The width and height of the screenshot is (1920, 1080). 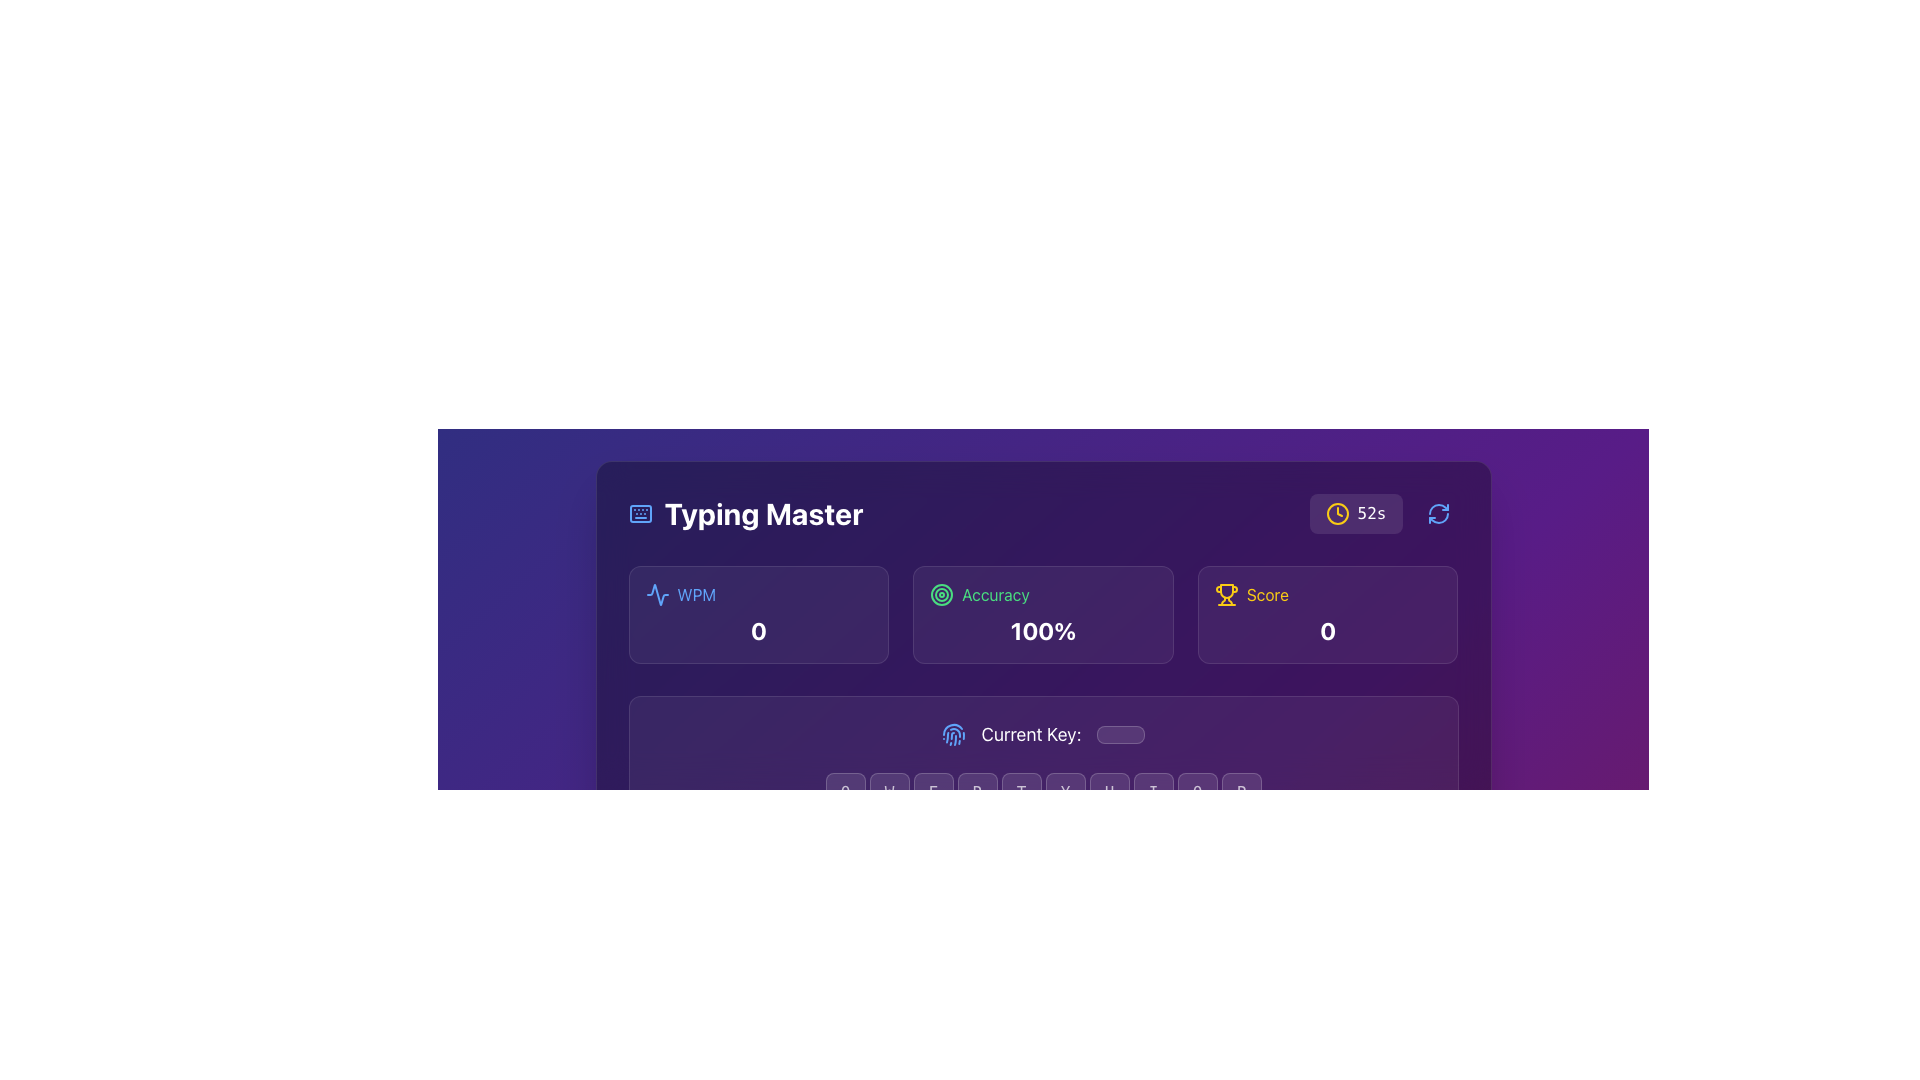 I want to click on the middle SVG Circle element in the circular target design, which is visually nested within two other concentric circles, so click(x=941, y=593).